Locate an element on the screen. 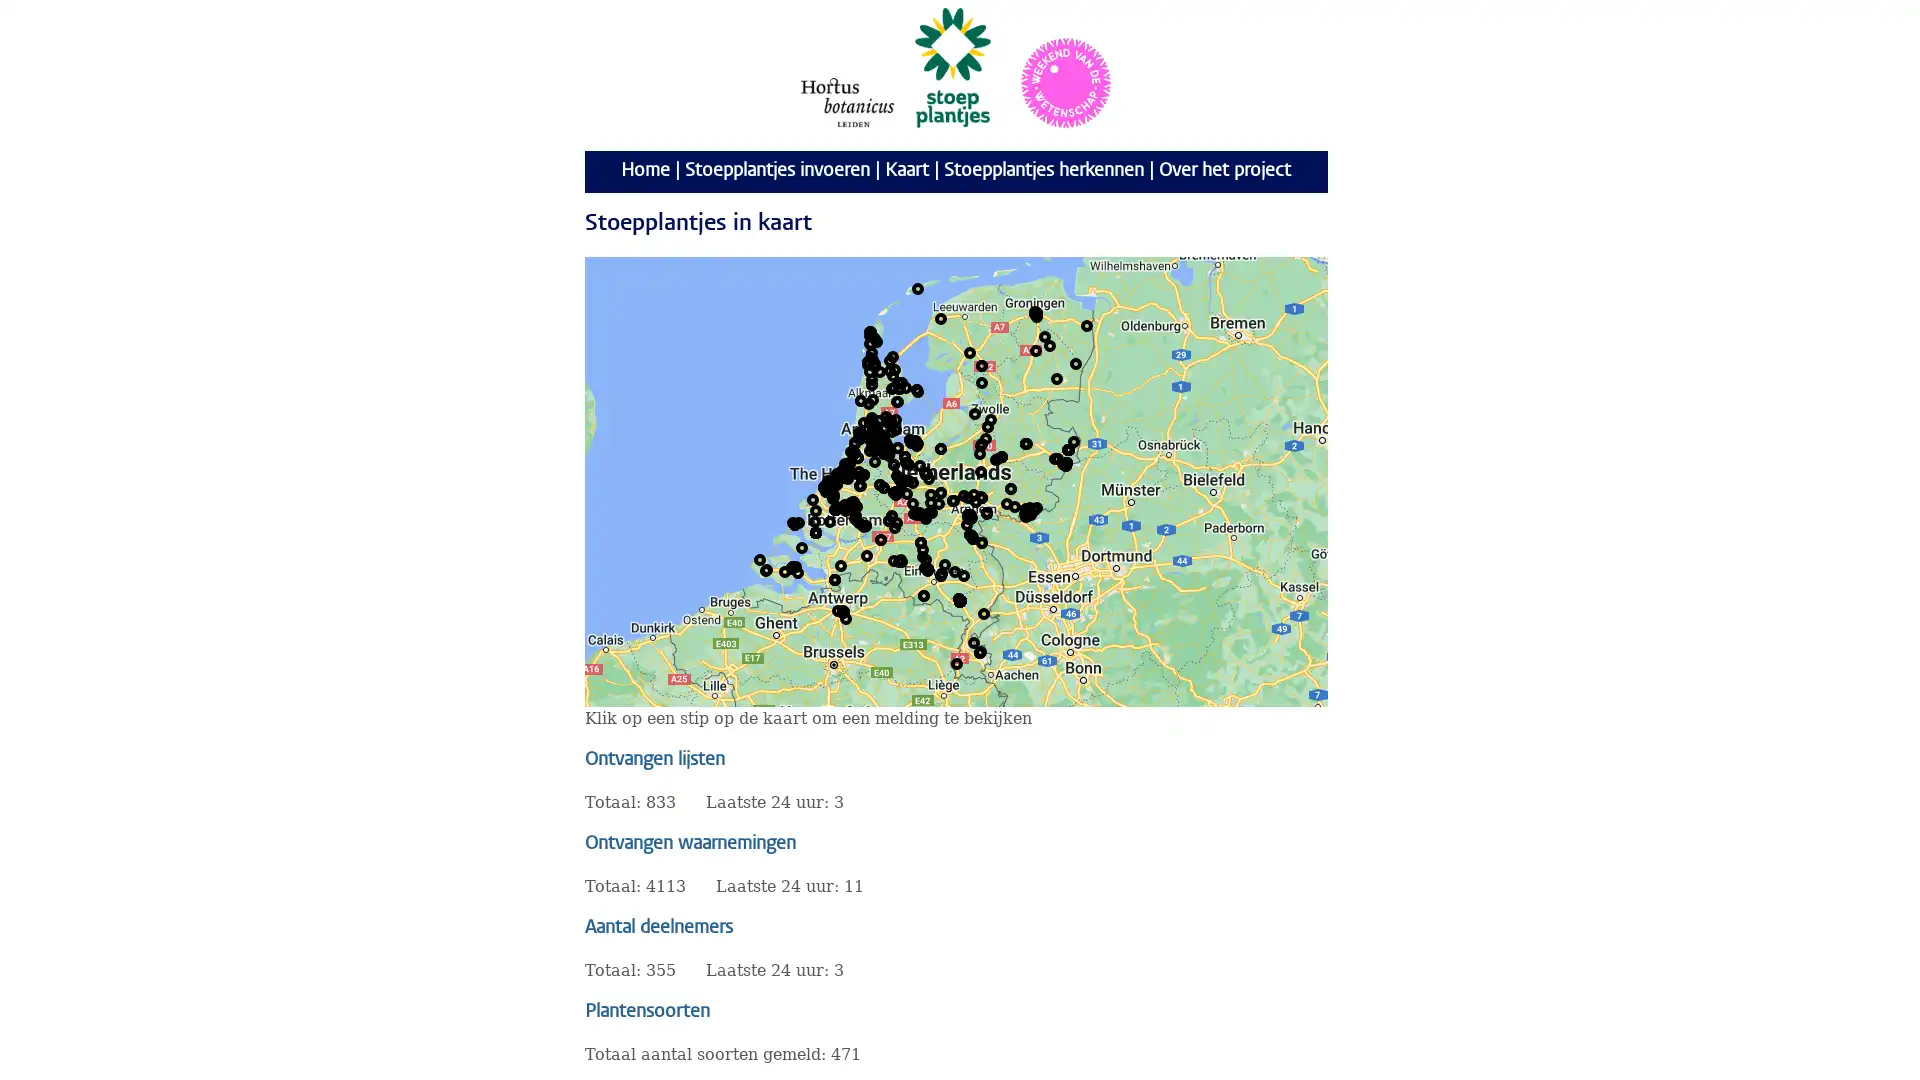 The width and height of the screenshot is (1920, 1080). Telling van op 08 november 2021 is located at coordinates (877, 339).